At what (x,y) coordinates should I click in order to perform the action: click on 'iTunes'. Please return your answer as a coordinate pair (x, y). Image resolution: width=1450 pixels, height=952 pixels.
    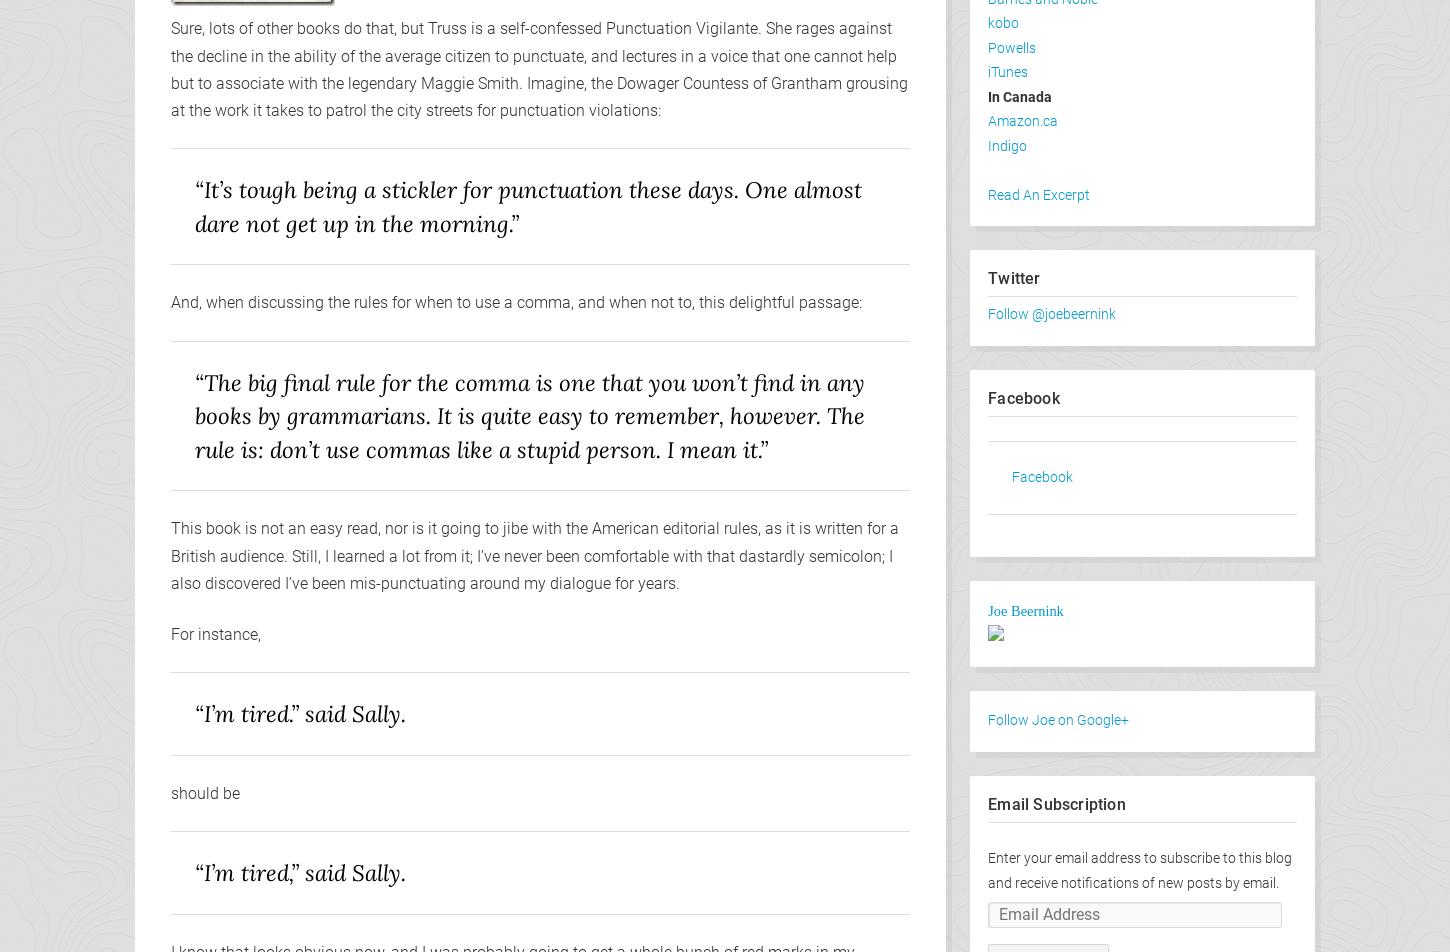
    Looking at the image, I should click on (1008, 72).